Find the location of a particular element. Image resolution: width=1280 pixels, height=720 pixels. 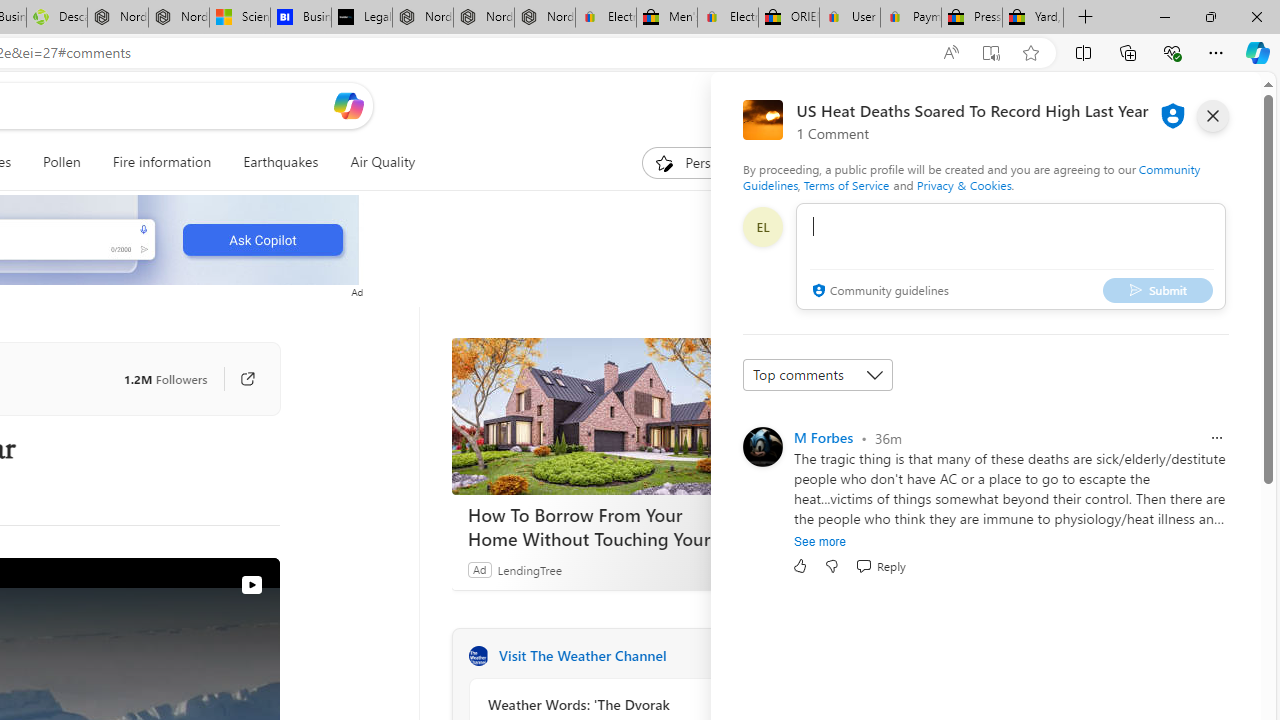

'New Tab' is located at coordinates (1085, 17).